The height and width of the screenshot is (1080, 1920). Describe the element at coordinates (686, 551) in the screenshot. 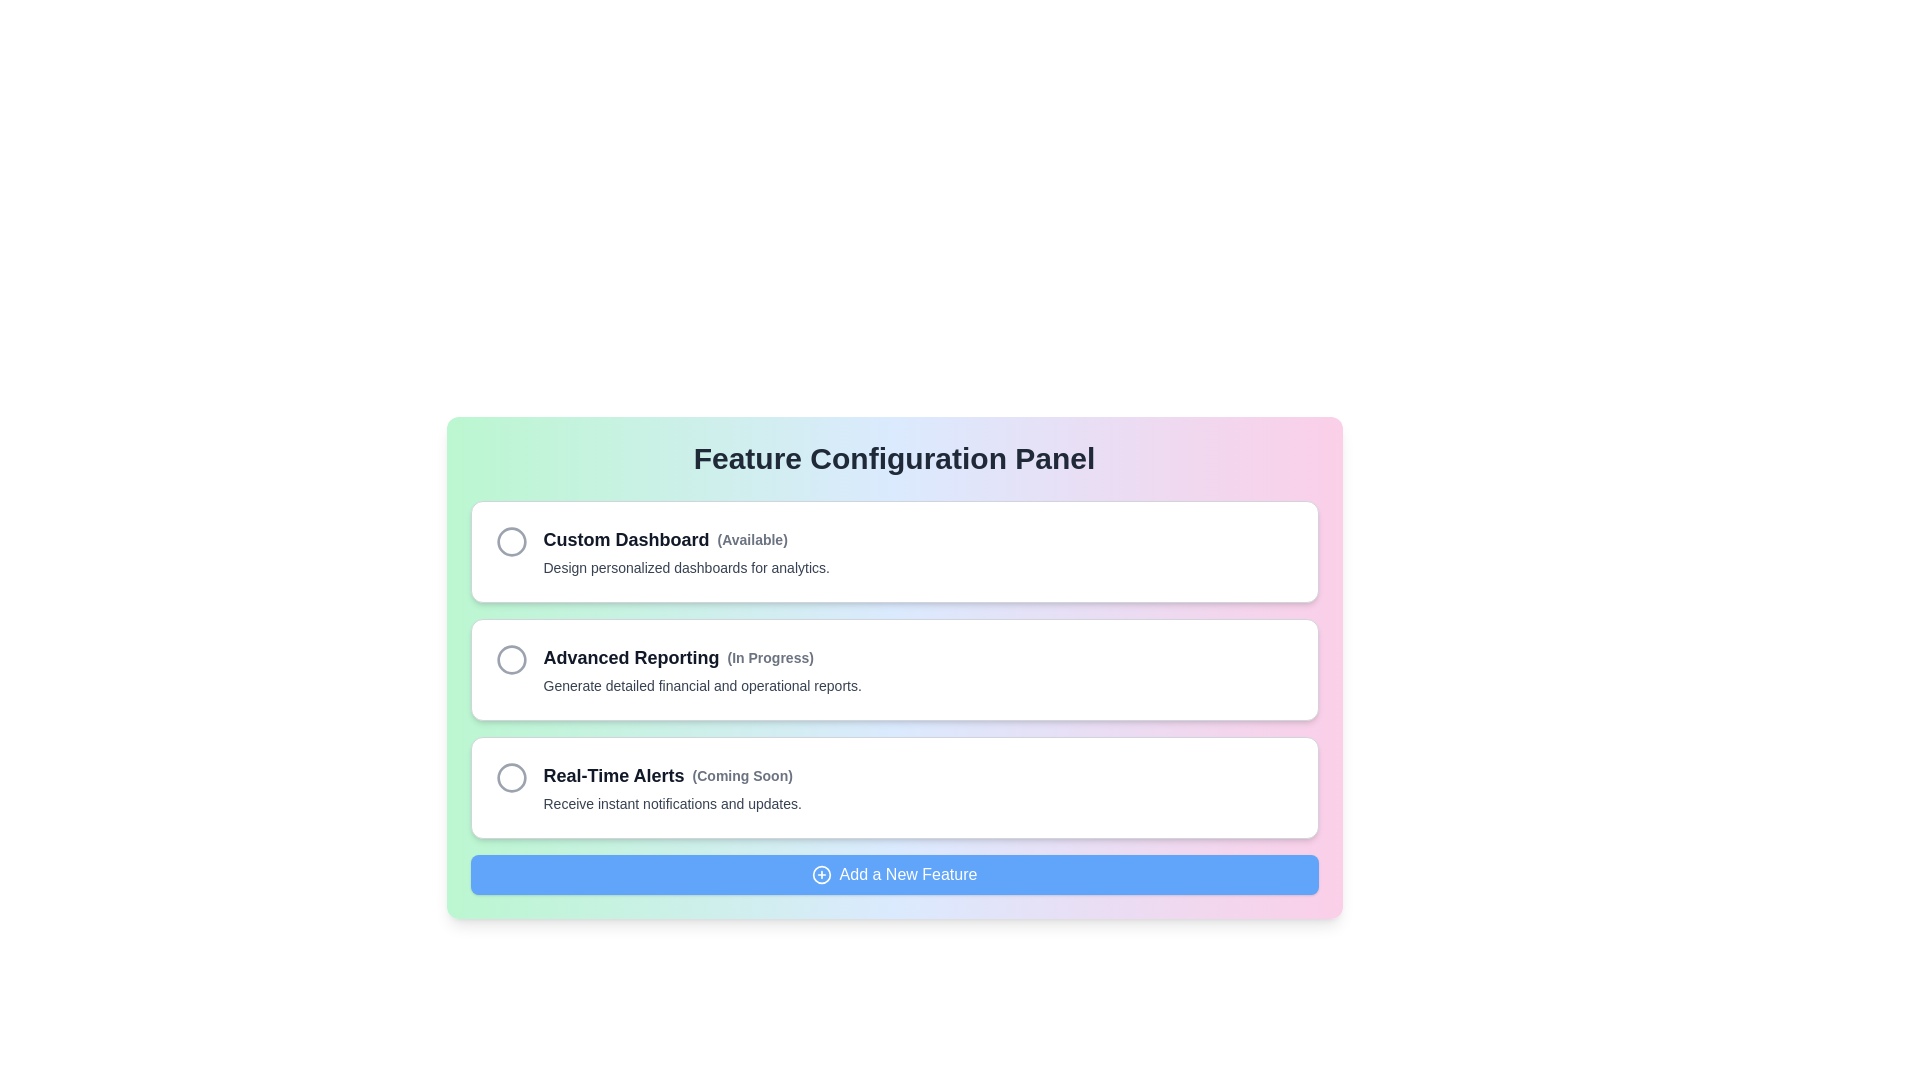

I see `the text block displaying 'Custom Dashboard (Available)' and 'Design personalized dashboards for analytics.' in the Feature Configuration Panel` at that location.